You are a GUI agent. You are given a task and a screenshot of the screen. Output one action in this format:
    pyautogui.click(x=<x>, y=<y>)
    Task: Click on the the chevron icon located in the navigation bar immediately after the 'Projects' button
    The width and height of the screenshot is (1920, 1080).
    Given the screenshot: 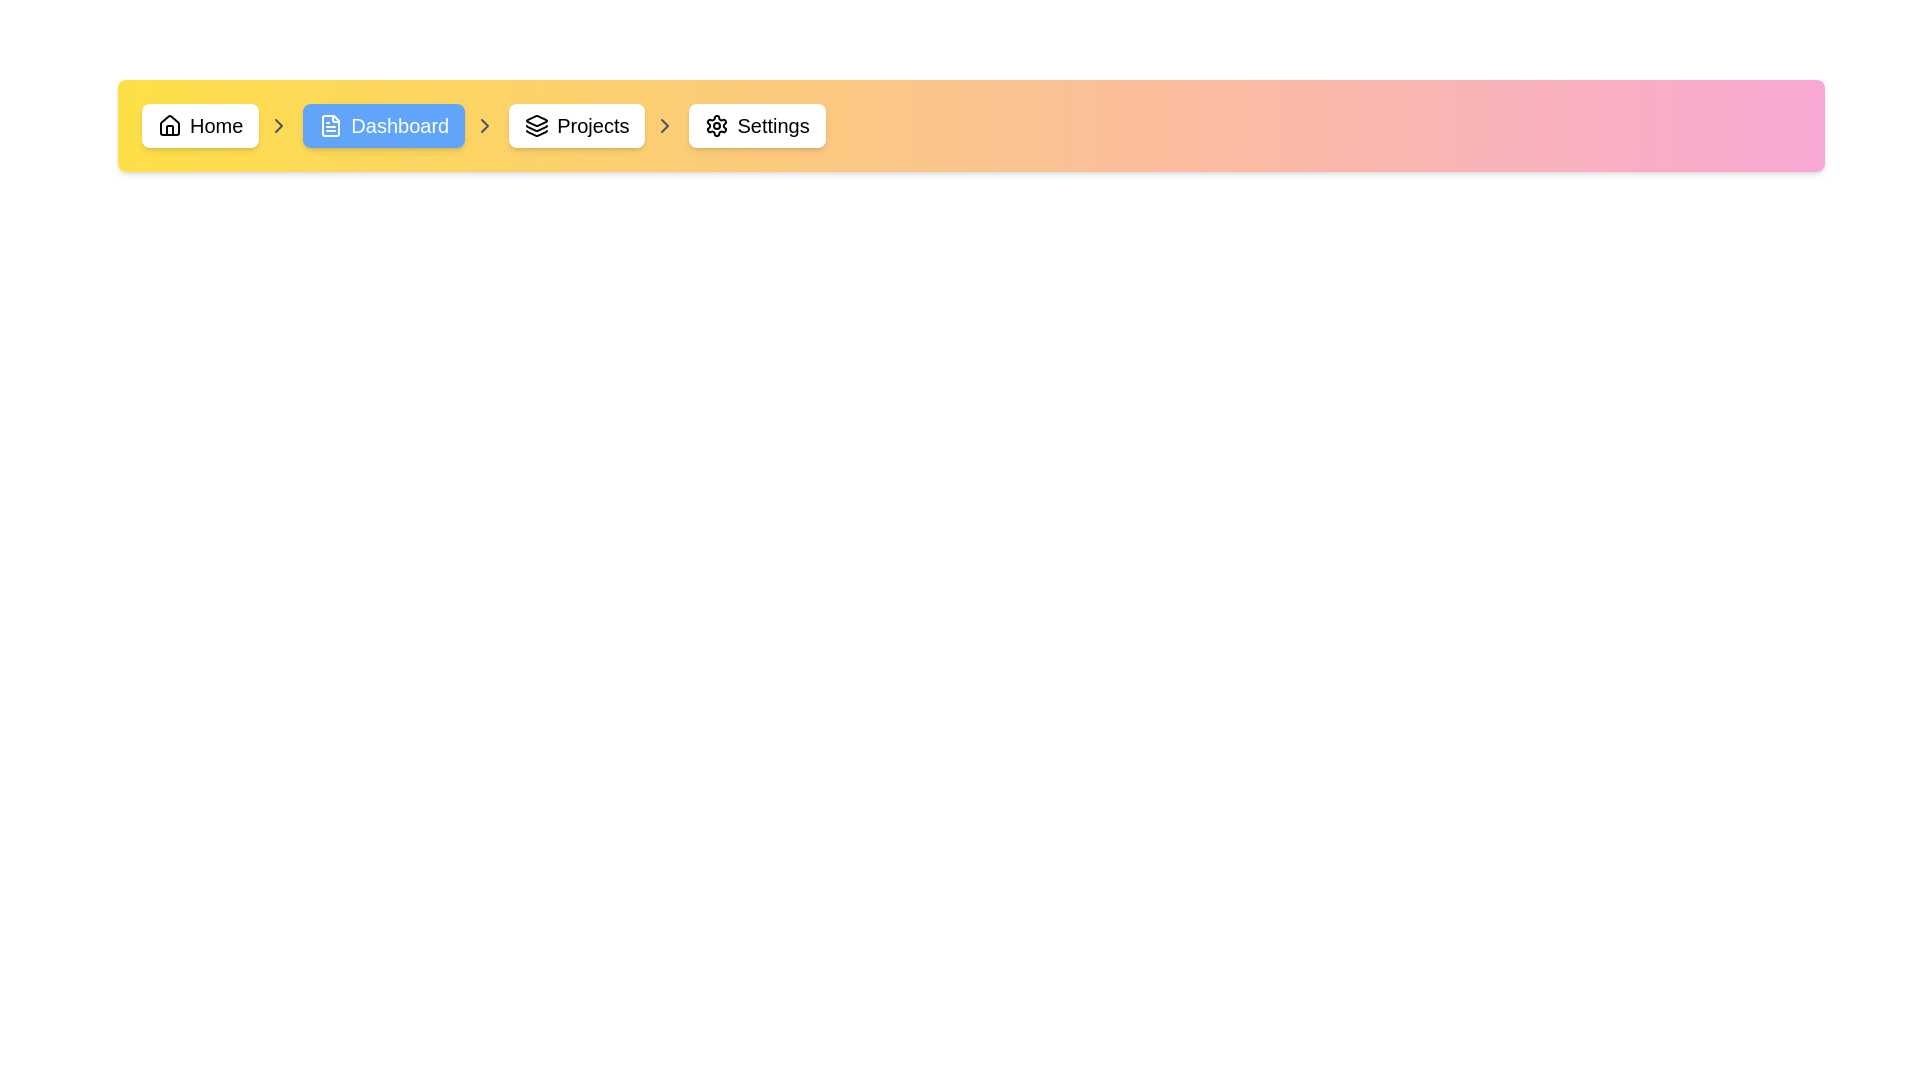 What is the action you would take?
    pyautogui.click(x=665, y=126)
    